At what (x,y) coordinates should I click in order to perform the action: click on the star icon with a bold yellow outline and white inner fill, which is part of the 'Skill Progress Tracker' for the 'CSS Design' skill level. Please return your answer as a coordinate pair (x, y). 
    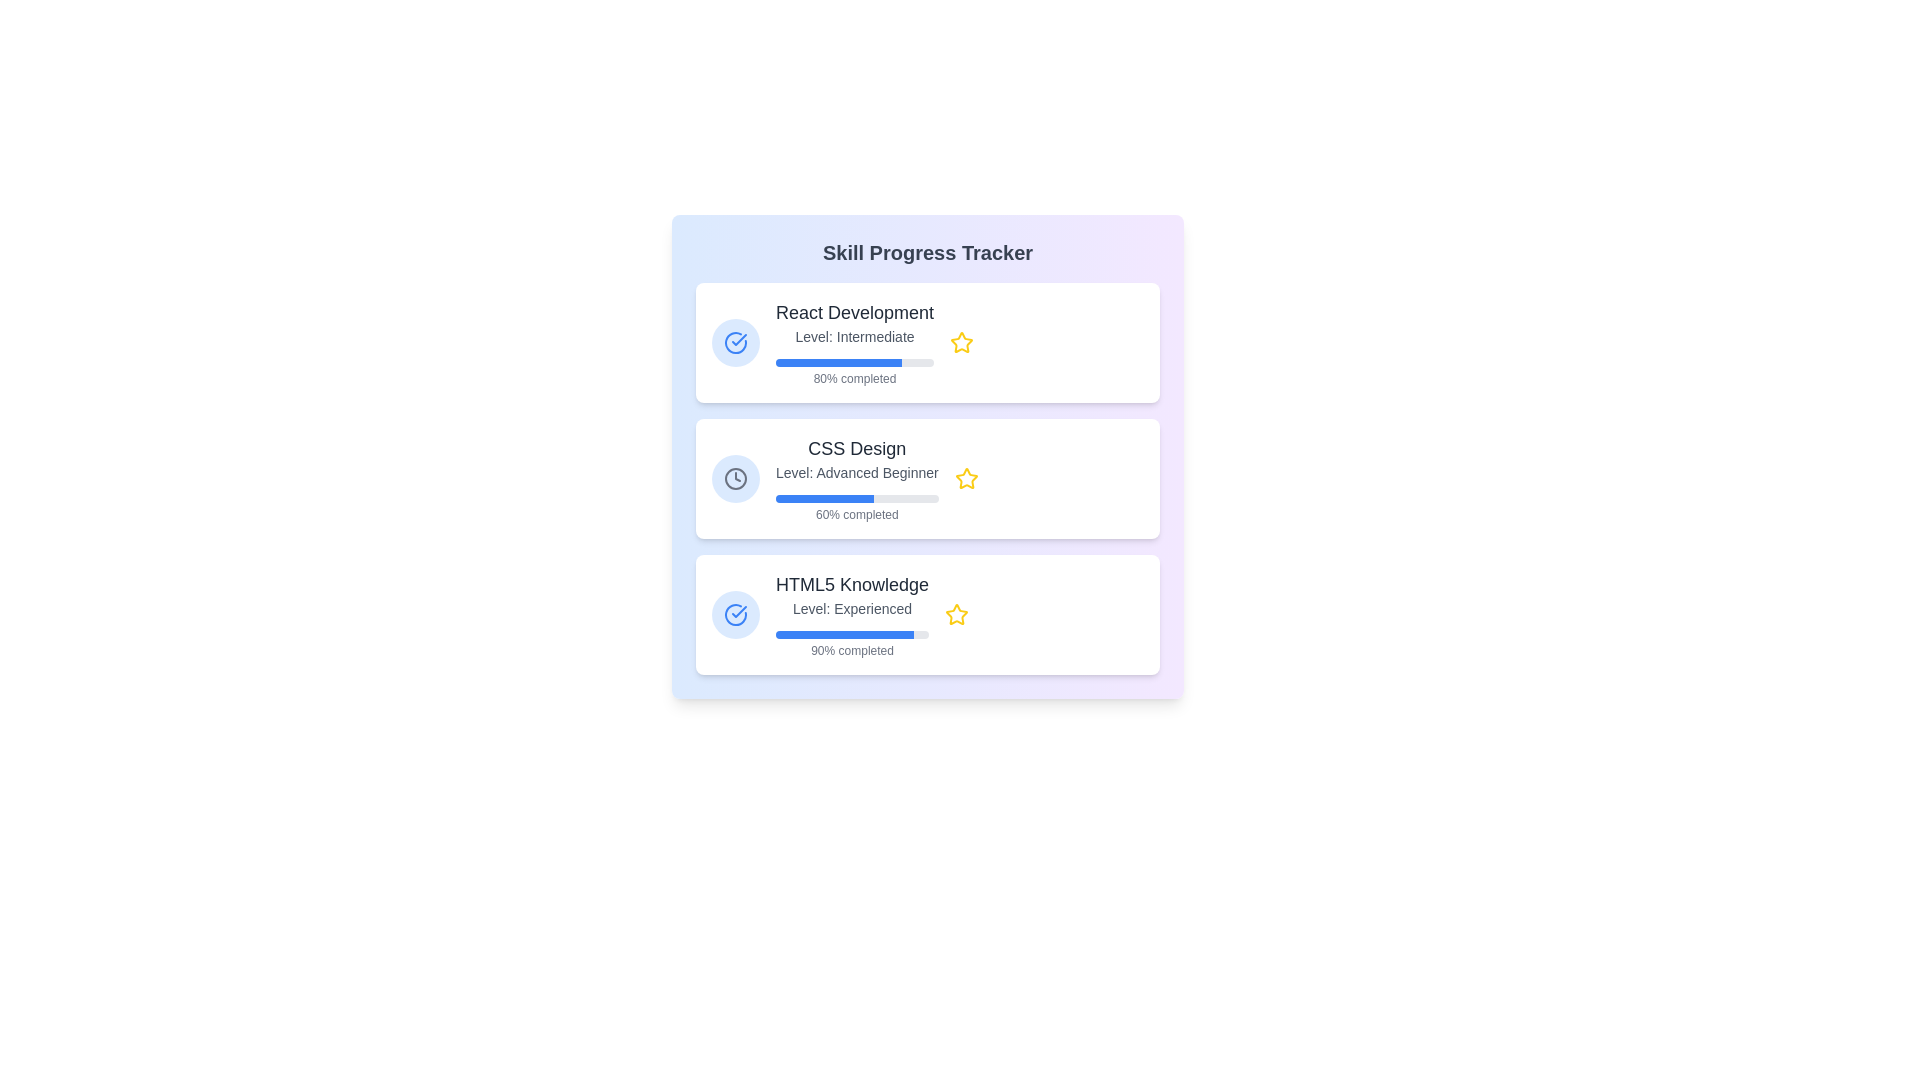
    Looking at the image, I should click on (966, 478).